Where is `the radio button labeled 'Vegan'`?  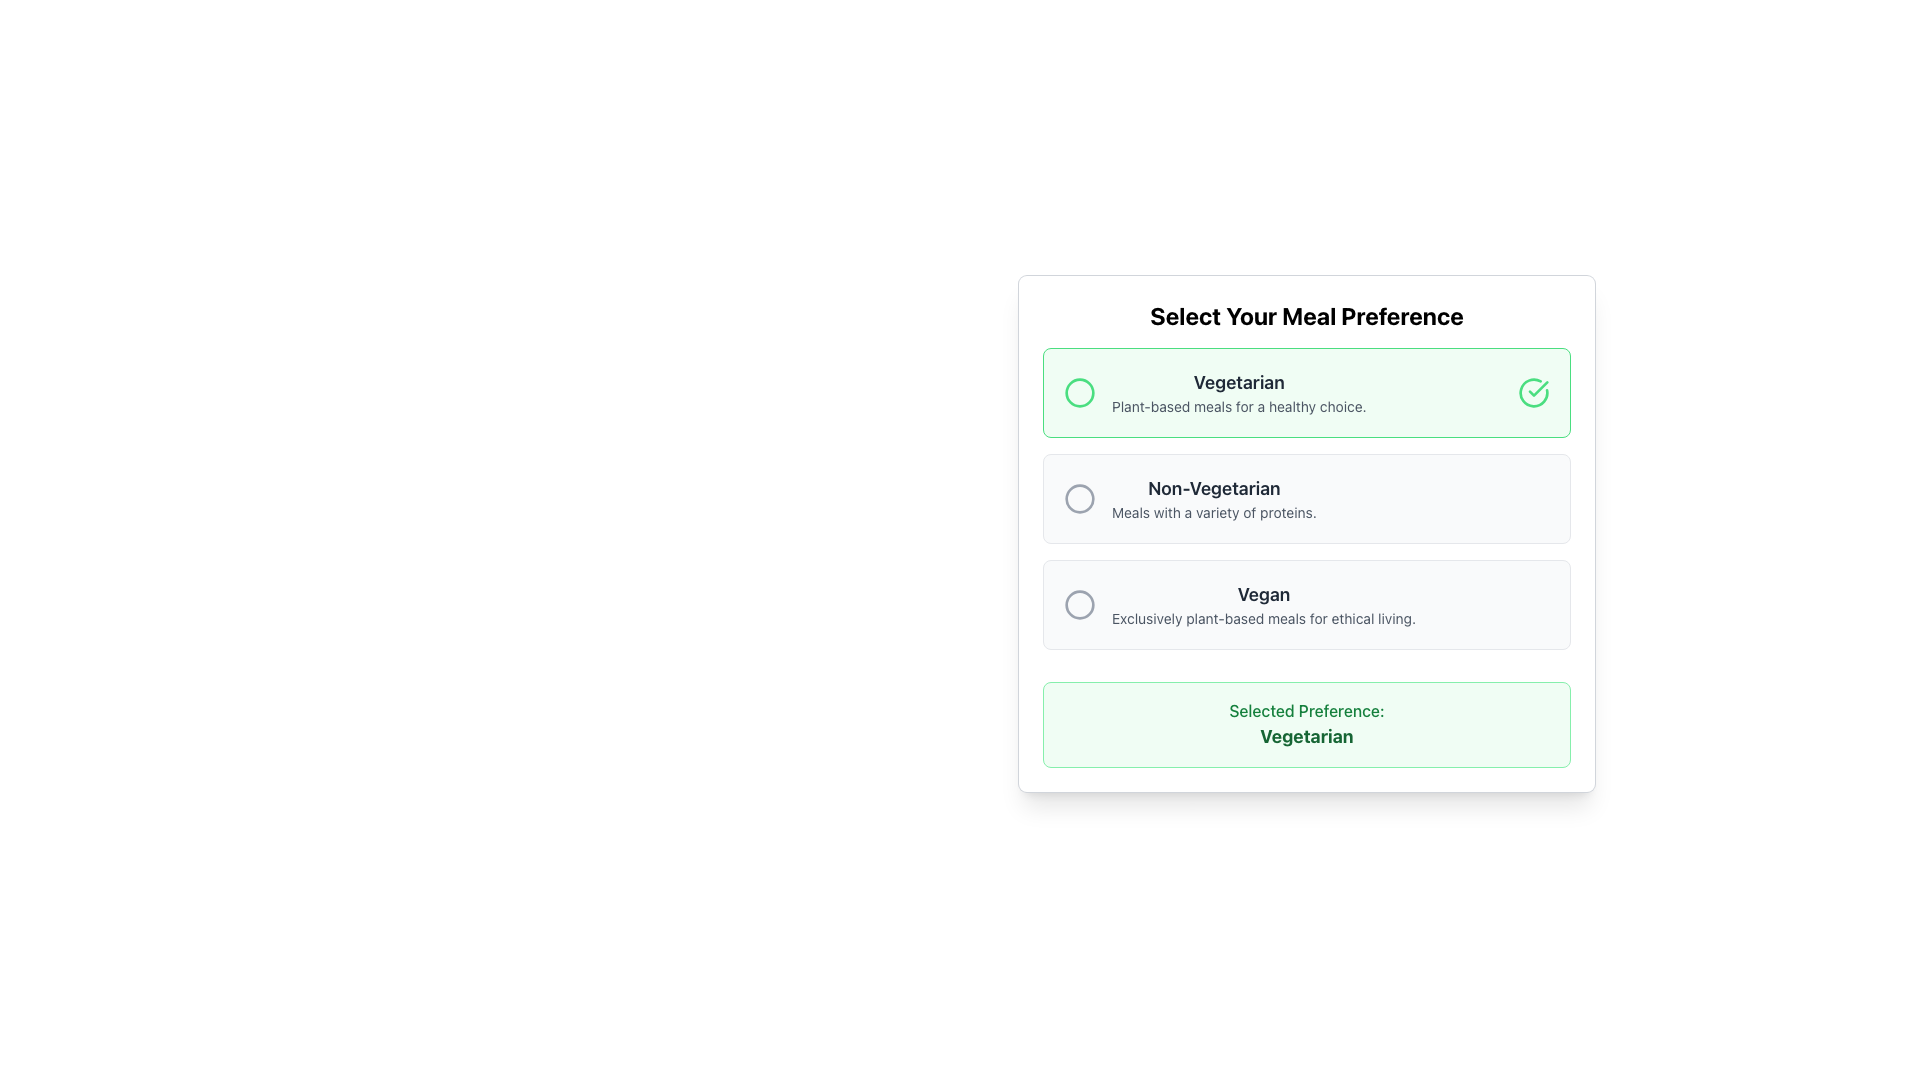 the radio button labeled 'Vegan' is located at coordinates (1306, 604).